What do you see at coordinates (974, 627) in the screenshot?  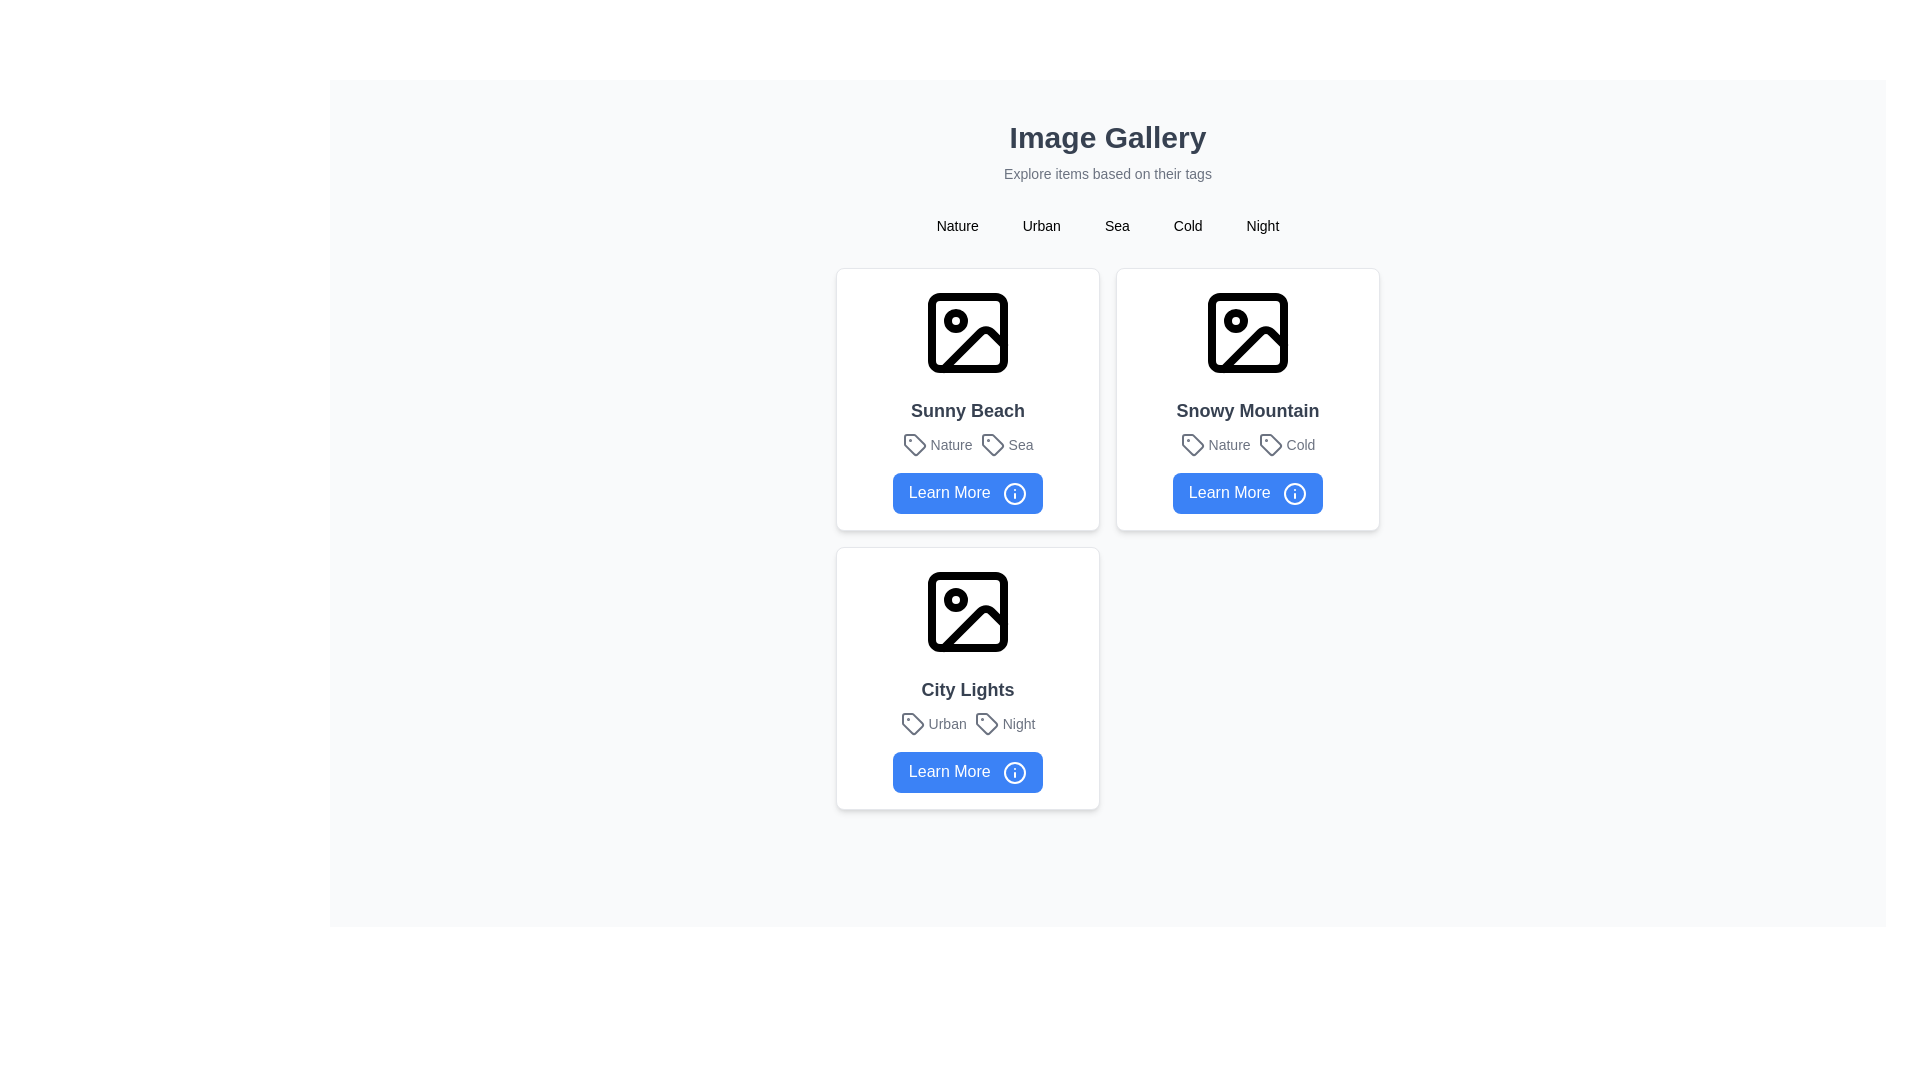 I see `the diagonal line in the bottom right part of the 'City Lights' photo frame icon, which is part of the SVG graphic` at bounding box center [974, 627].